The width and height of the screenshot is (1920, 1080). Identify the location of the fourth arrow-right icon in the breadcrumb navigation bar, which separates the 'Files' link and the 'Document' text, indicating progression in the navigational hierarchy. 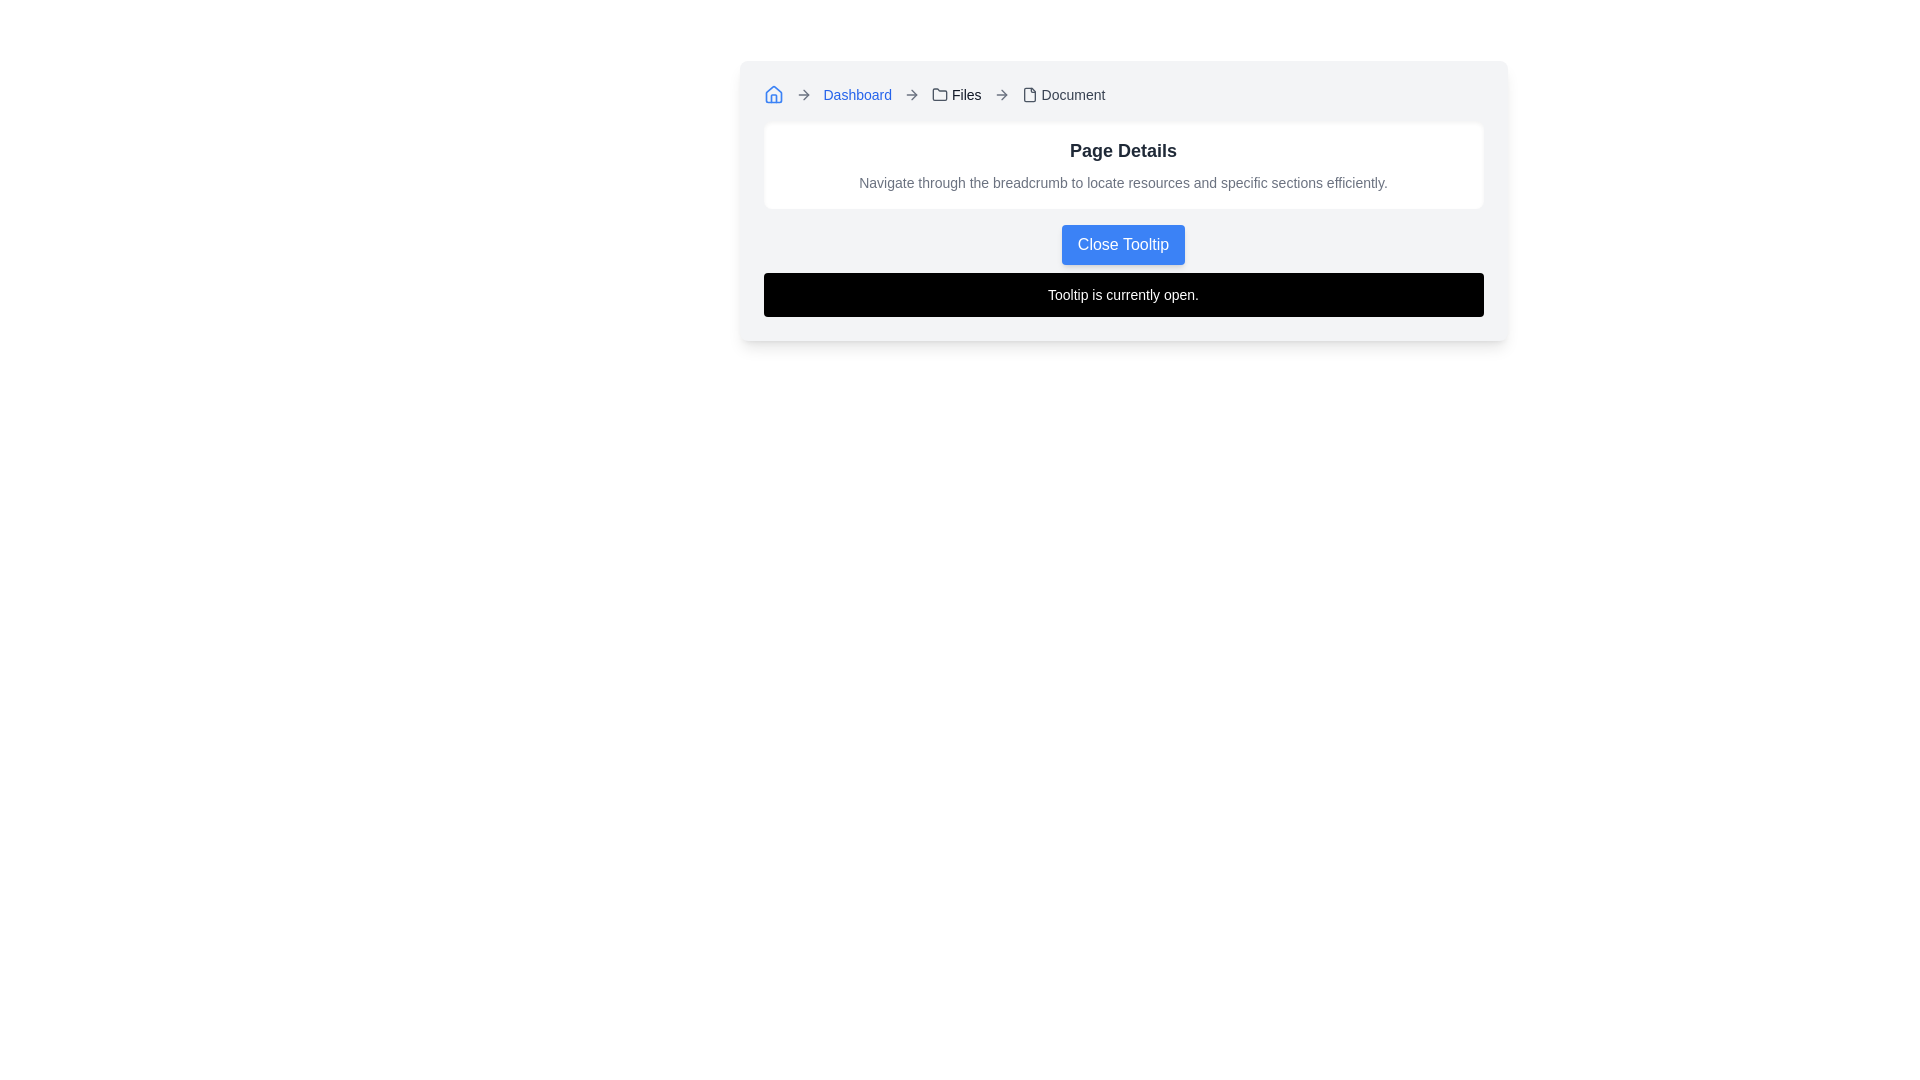
(1001, 95).